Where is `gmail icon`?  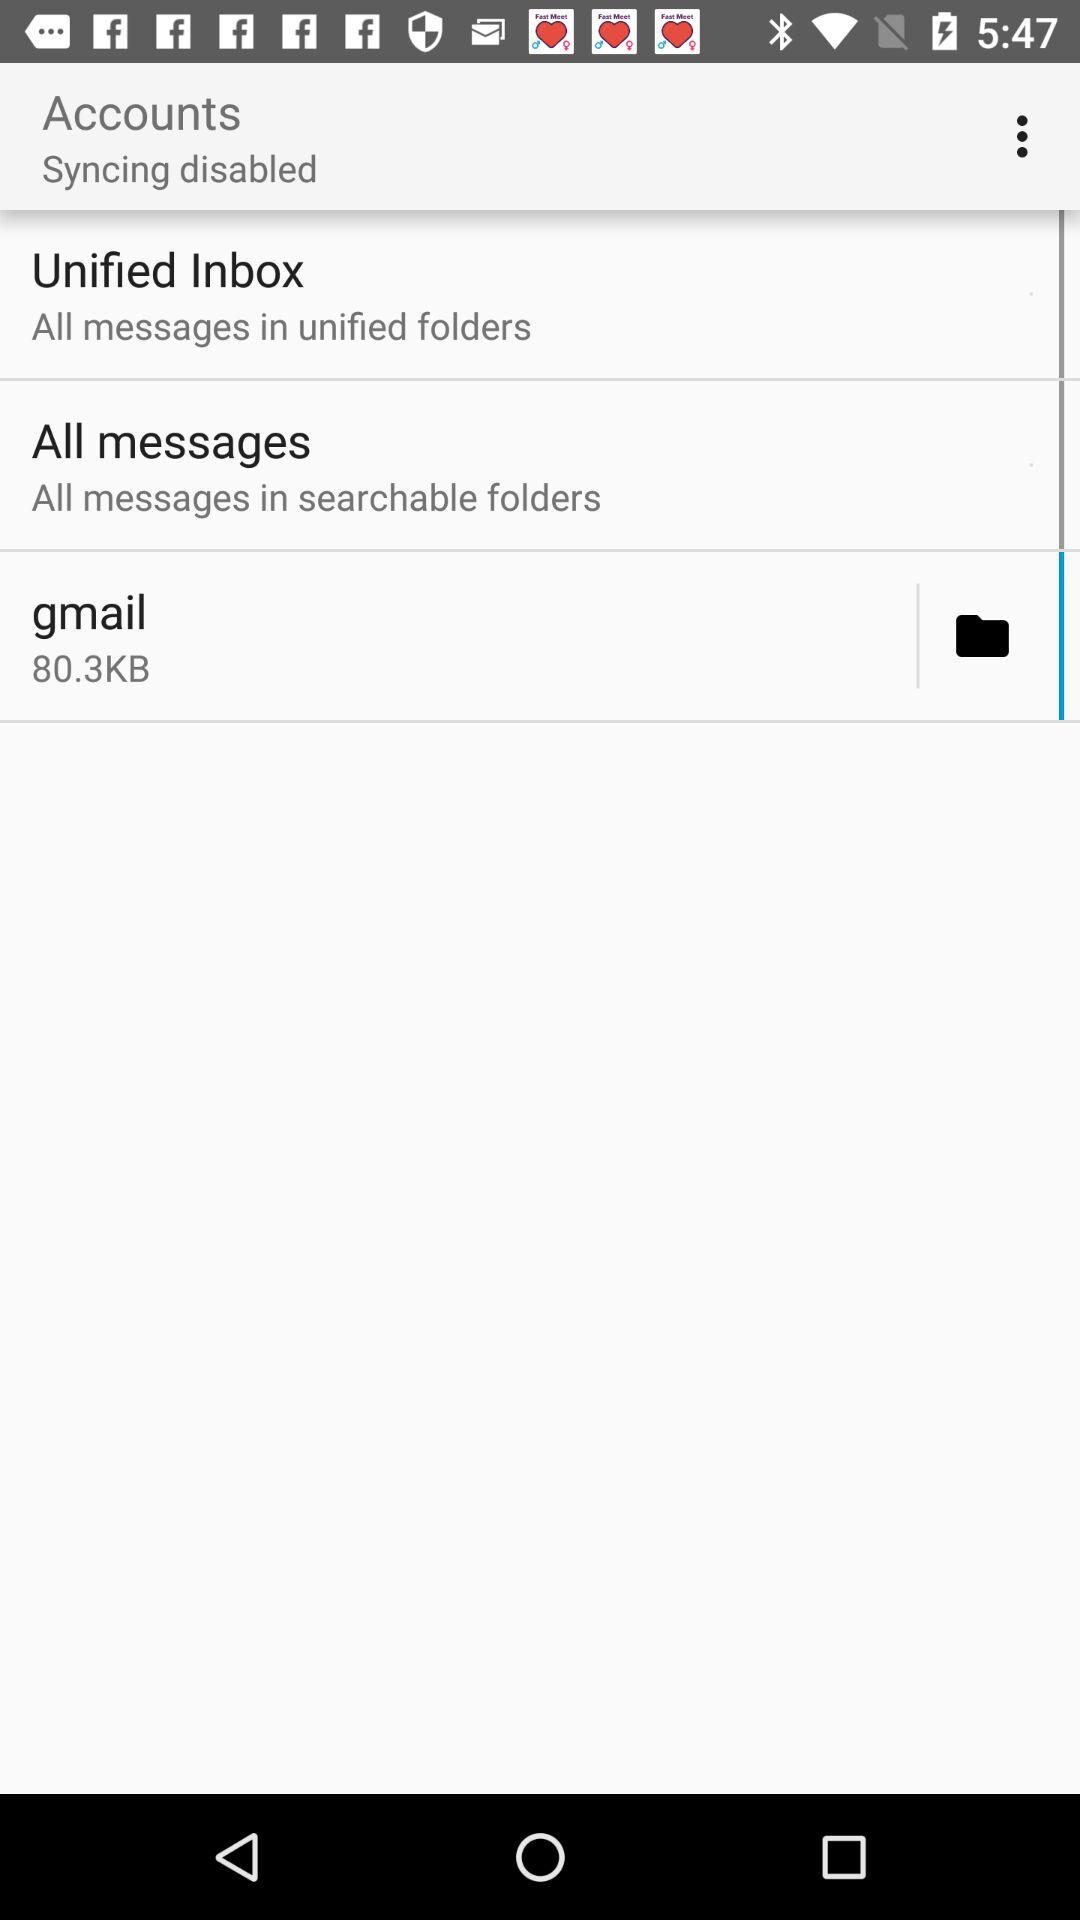 gmail icon is located at coordinates (468, 609).